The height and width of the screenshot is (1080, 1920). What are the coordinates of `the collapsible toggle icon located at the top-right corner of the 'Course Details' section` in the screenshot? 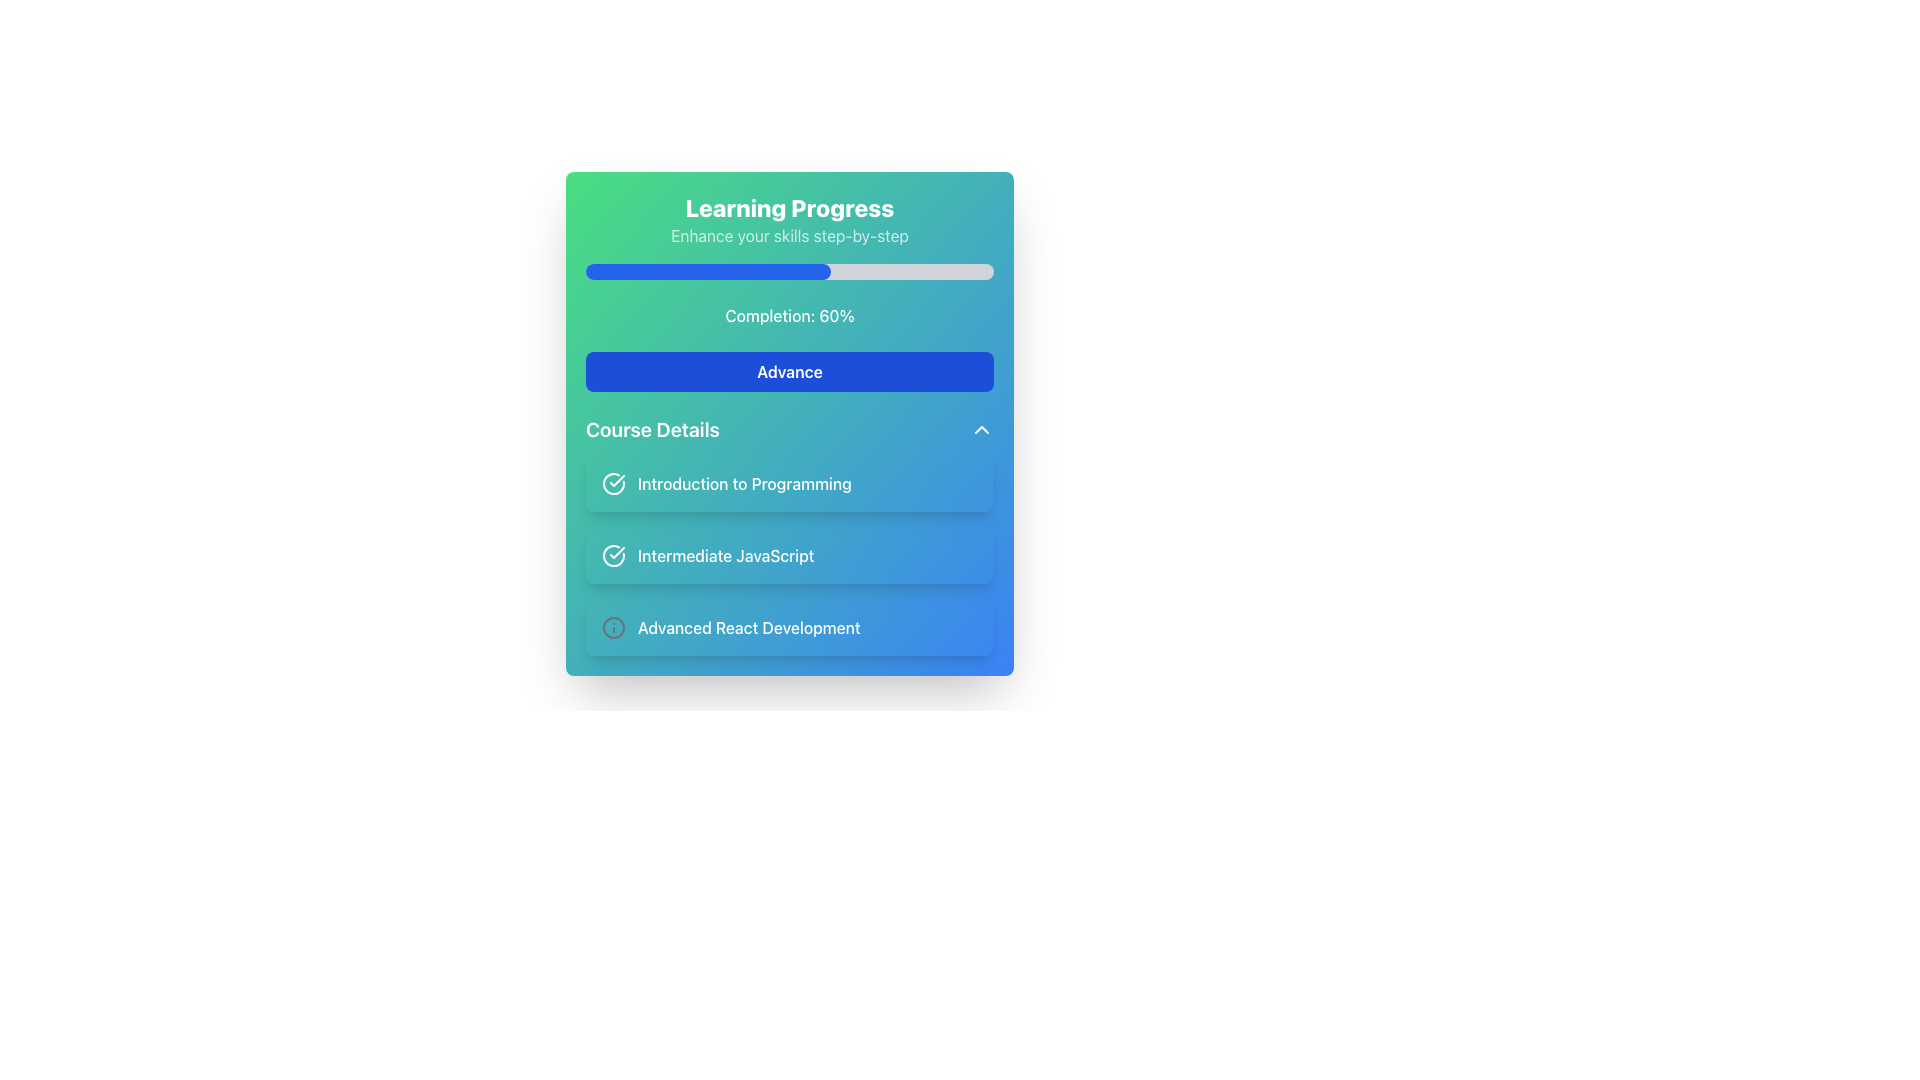 It's located at (982, 428).